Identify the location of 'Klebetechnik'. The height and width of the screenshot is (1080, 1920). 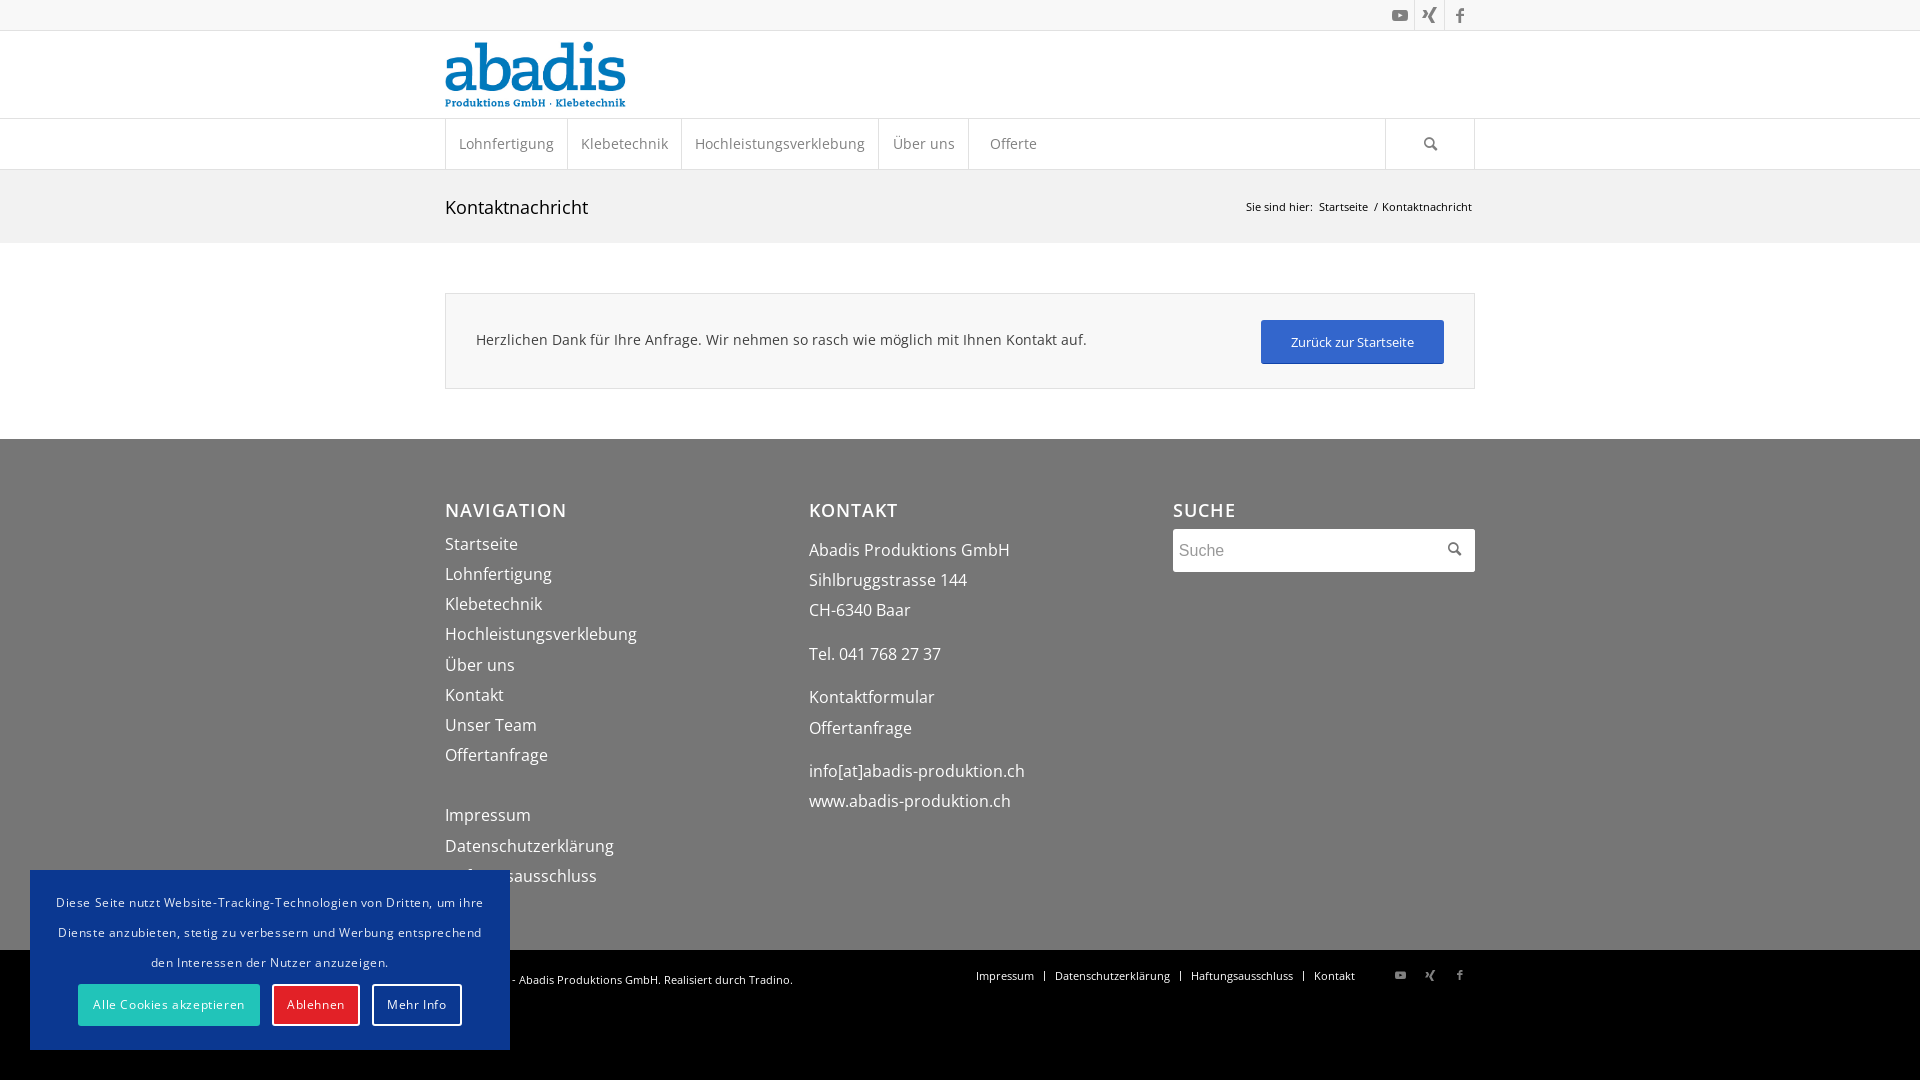
(493, 603).